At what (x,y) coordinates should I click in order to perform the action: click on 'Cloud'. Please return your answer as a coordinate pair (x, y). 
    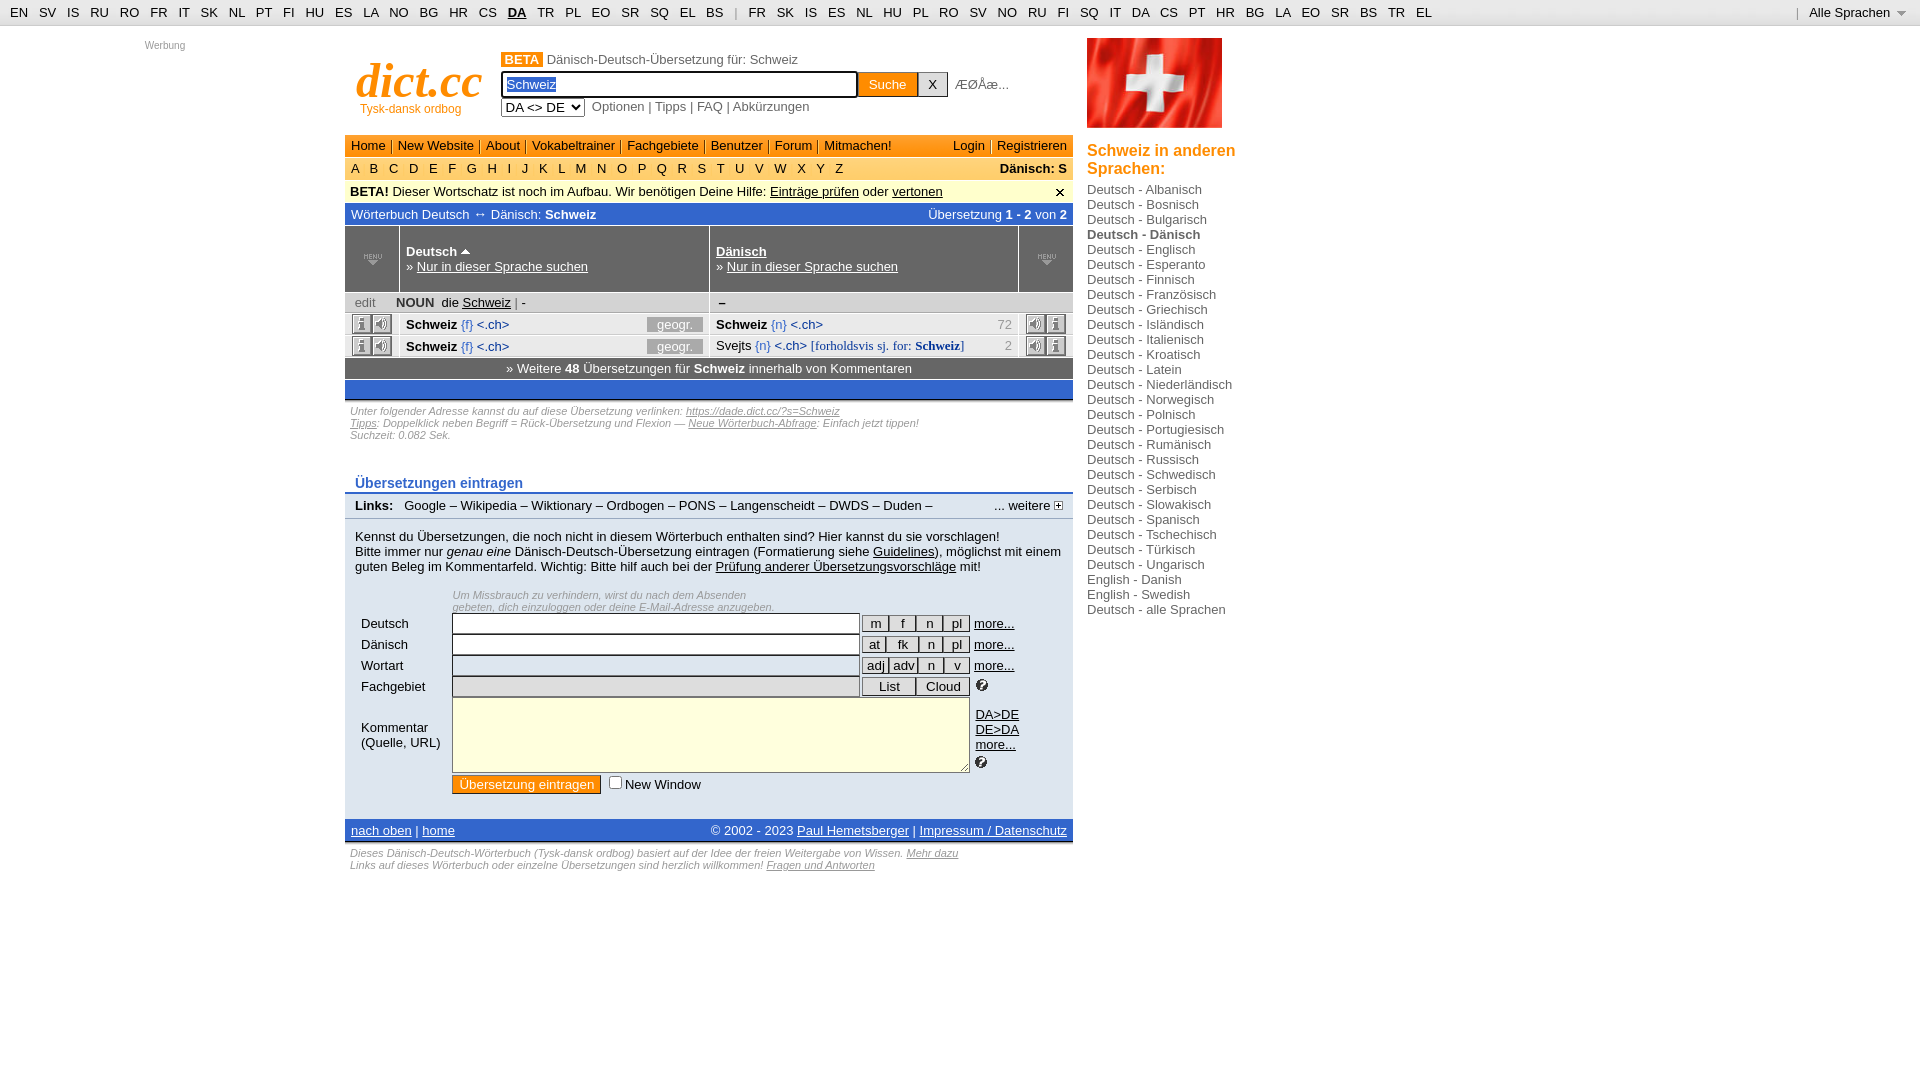
    Looking at the image, I should click on (941, 685).